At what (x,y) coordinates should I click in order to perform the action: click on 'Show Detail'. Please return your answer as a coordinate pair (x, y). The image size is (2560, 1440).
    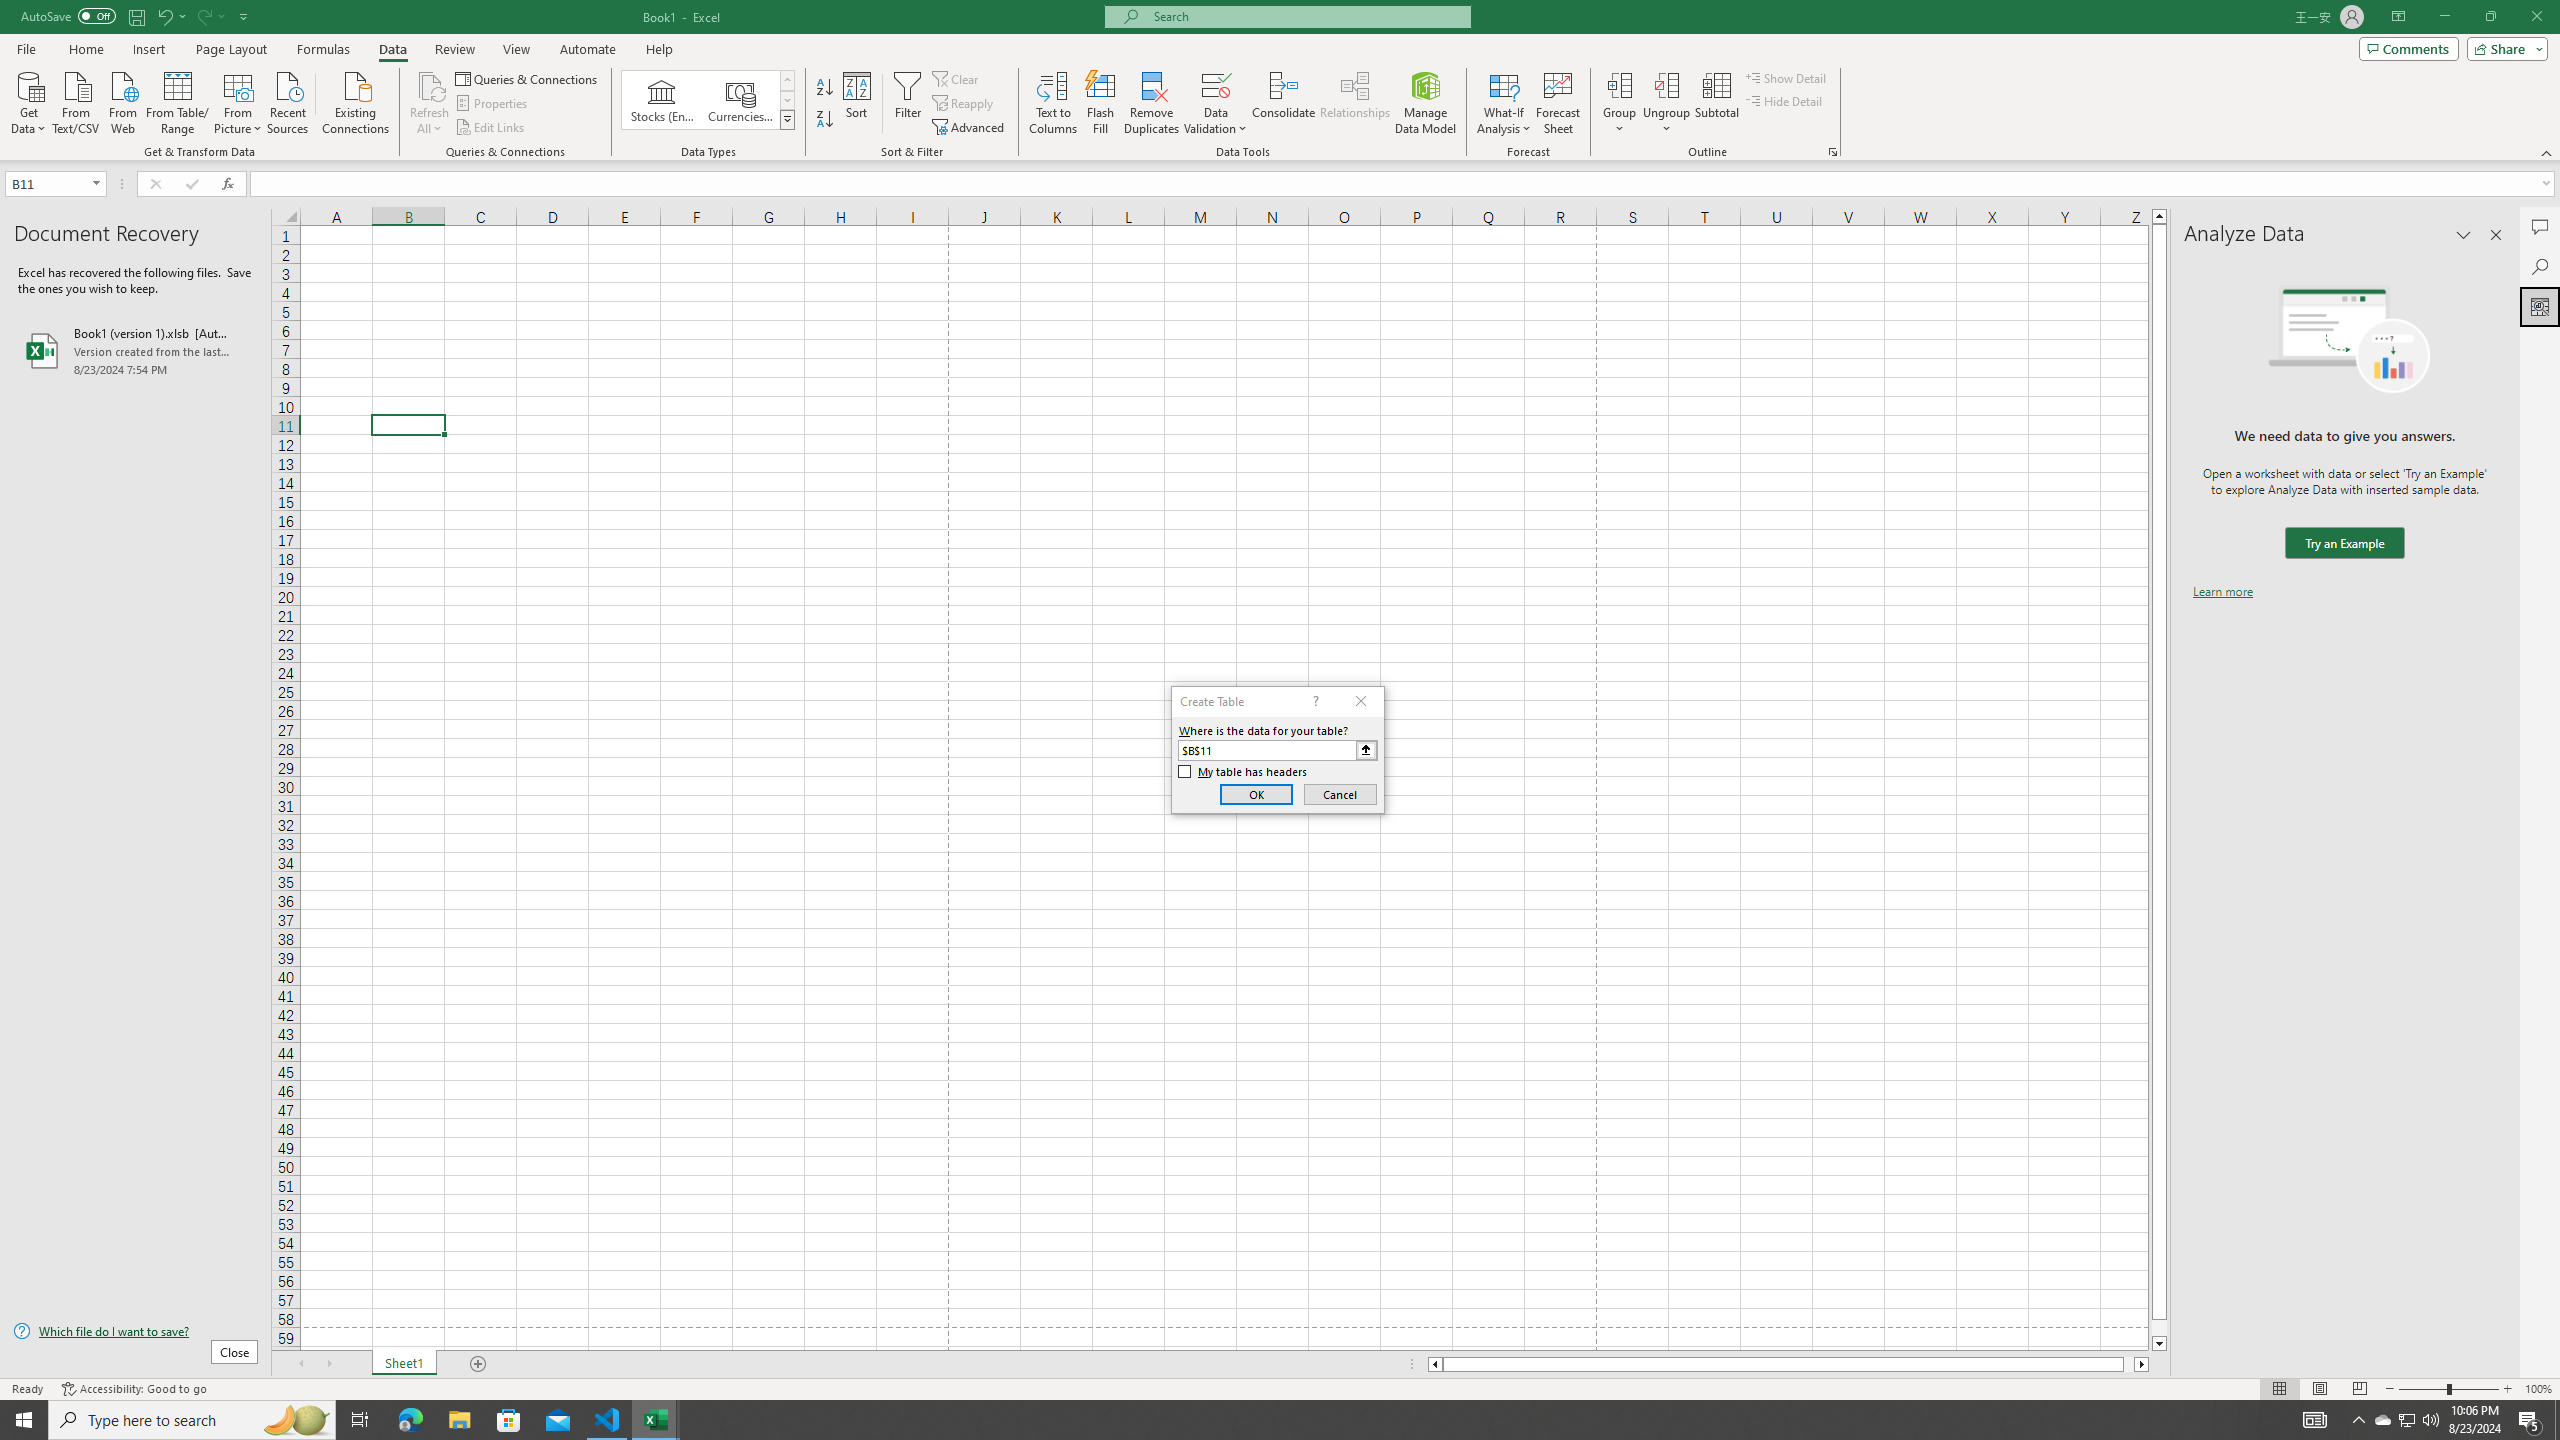
    Looking at the image, I should click on (1785, 77).